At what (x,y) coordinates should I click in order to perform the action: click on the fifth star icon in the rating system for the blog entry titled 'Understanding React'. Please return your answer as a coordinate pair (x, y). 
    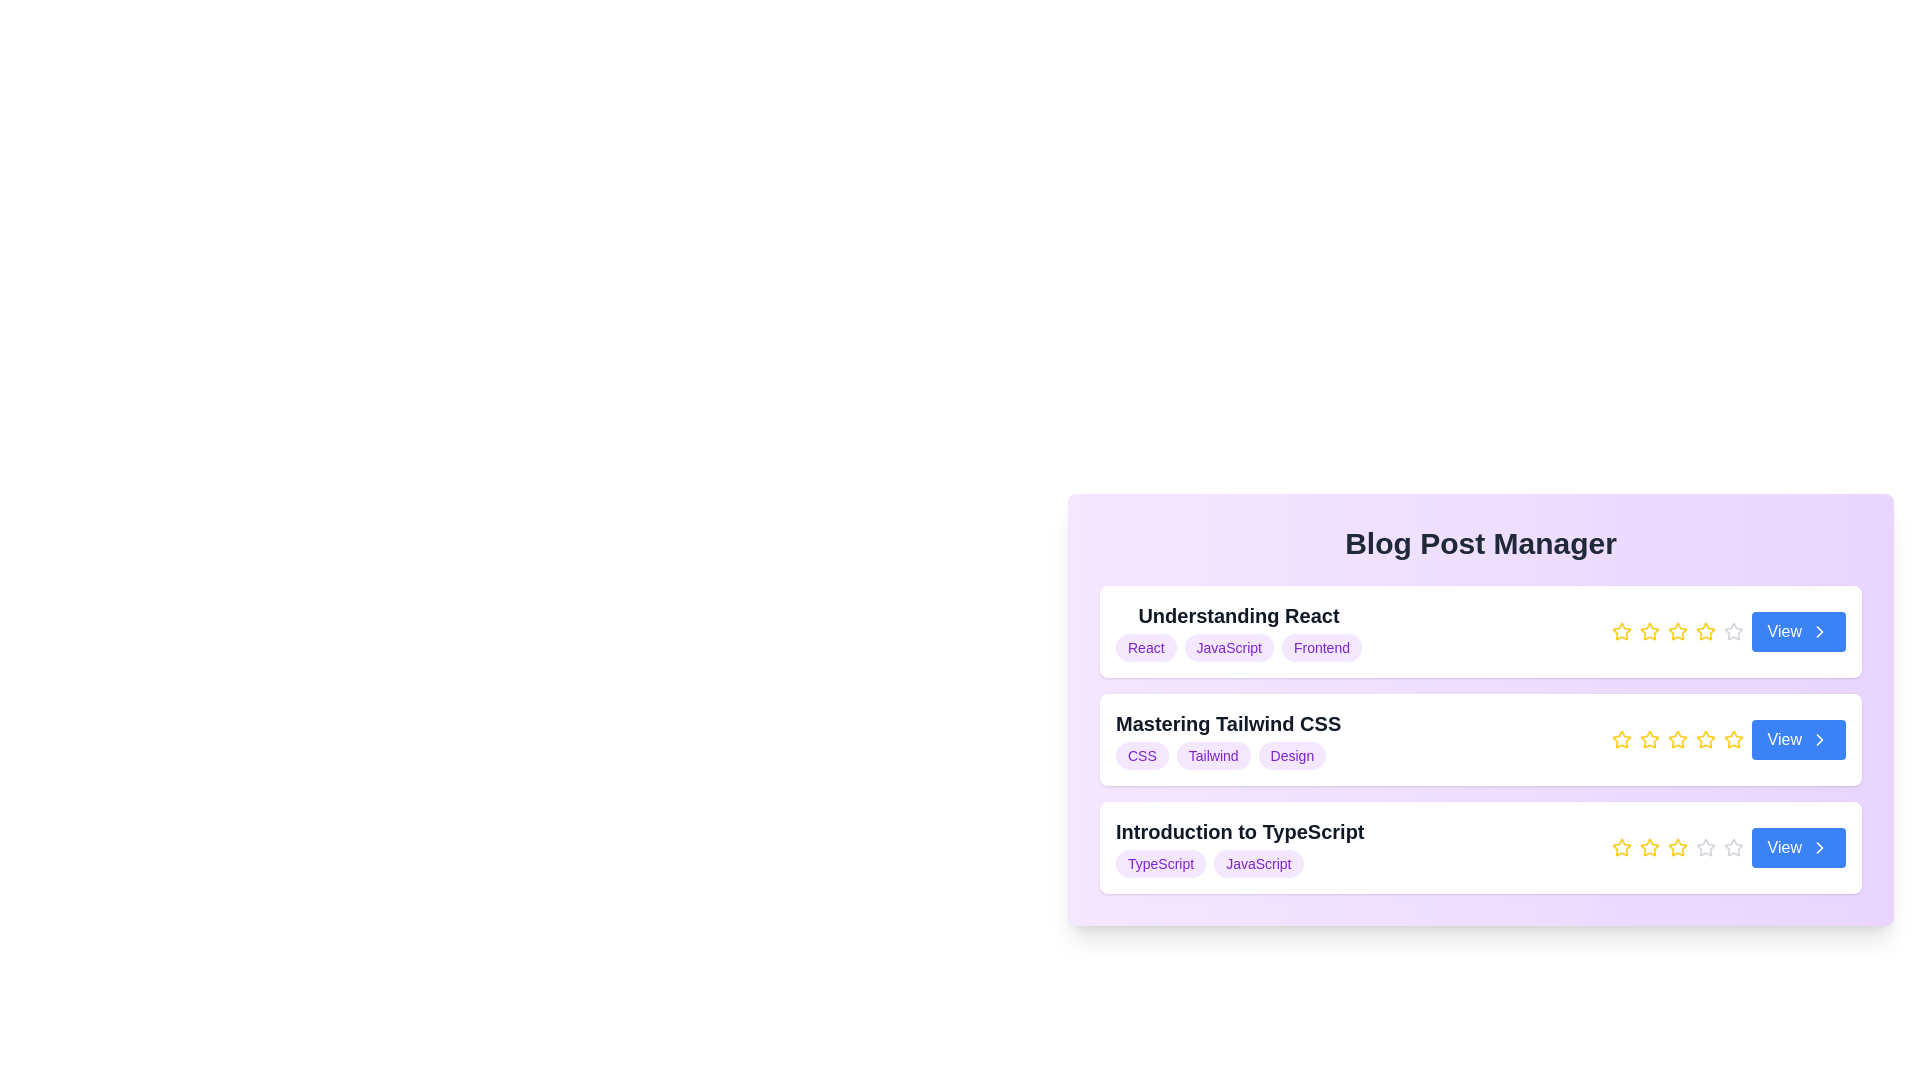
    Looking at the image, I should click on (1704, 632).